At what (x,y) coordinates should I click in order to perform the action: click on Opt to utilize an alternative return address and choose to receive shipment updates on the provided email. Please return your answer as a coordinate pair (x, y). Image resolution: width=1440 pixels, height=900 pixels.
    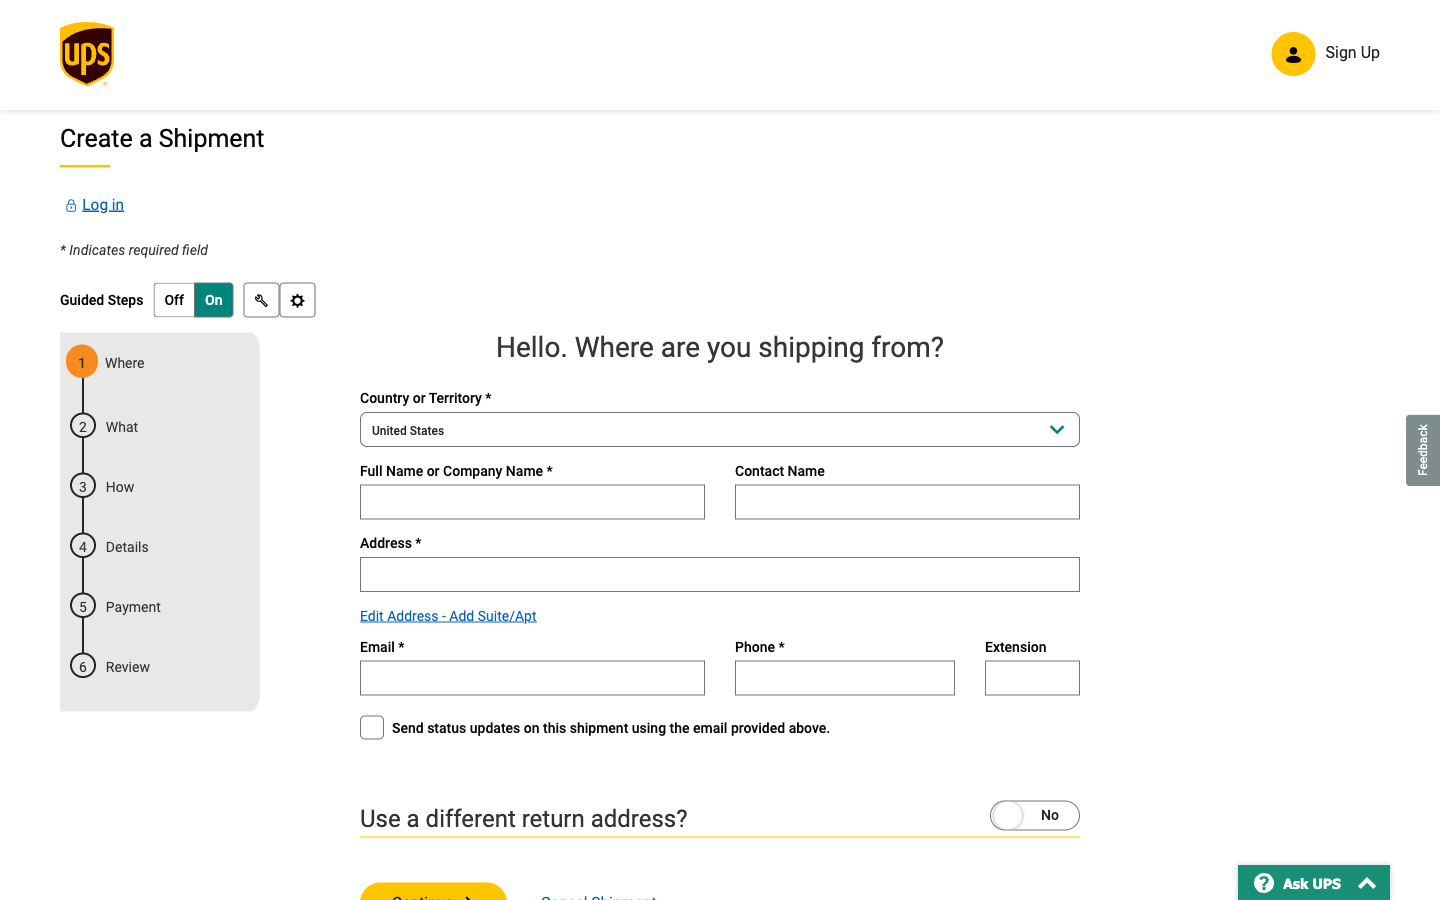
    Looking at the image, I should click on (995, 813).